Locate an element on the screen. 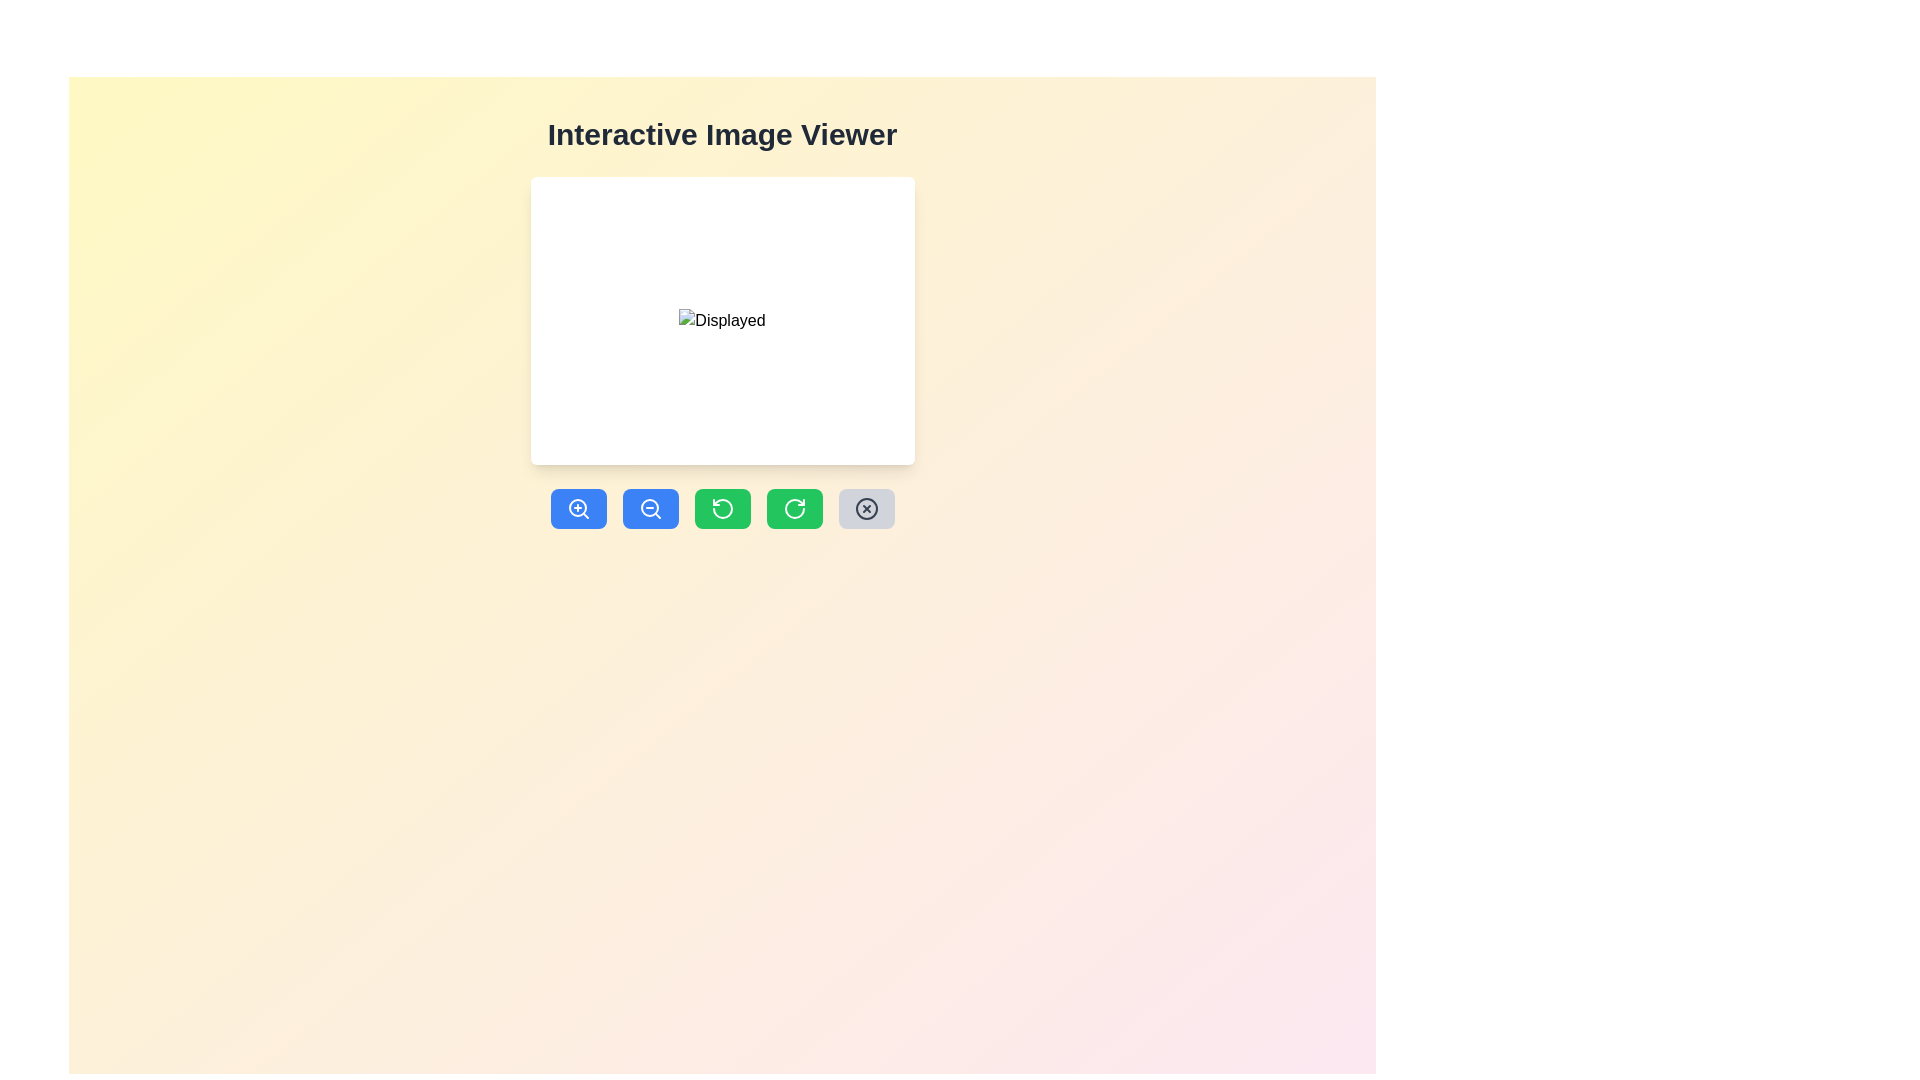  the central circular part of the zoom-in icon, which is the first icon in the button row beneath the image viewer is located at coordinates (576, 507).